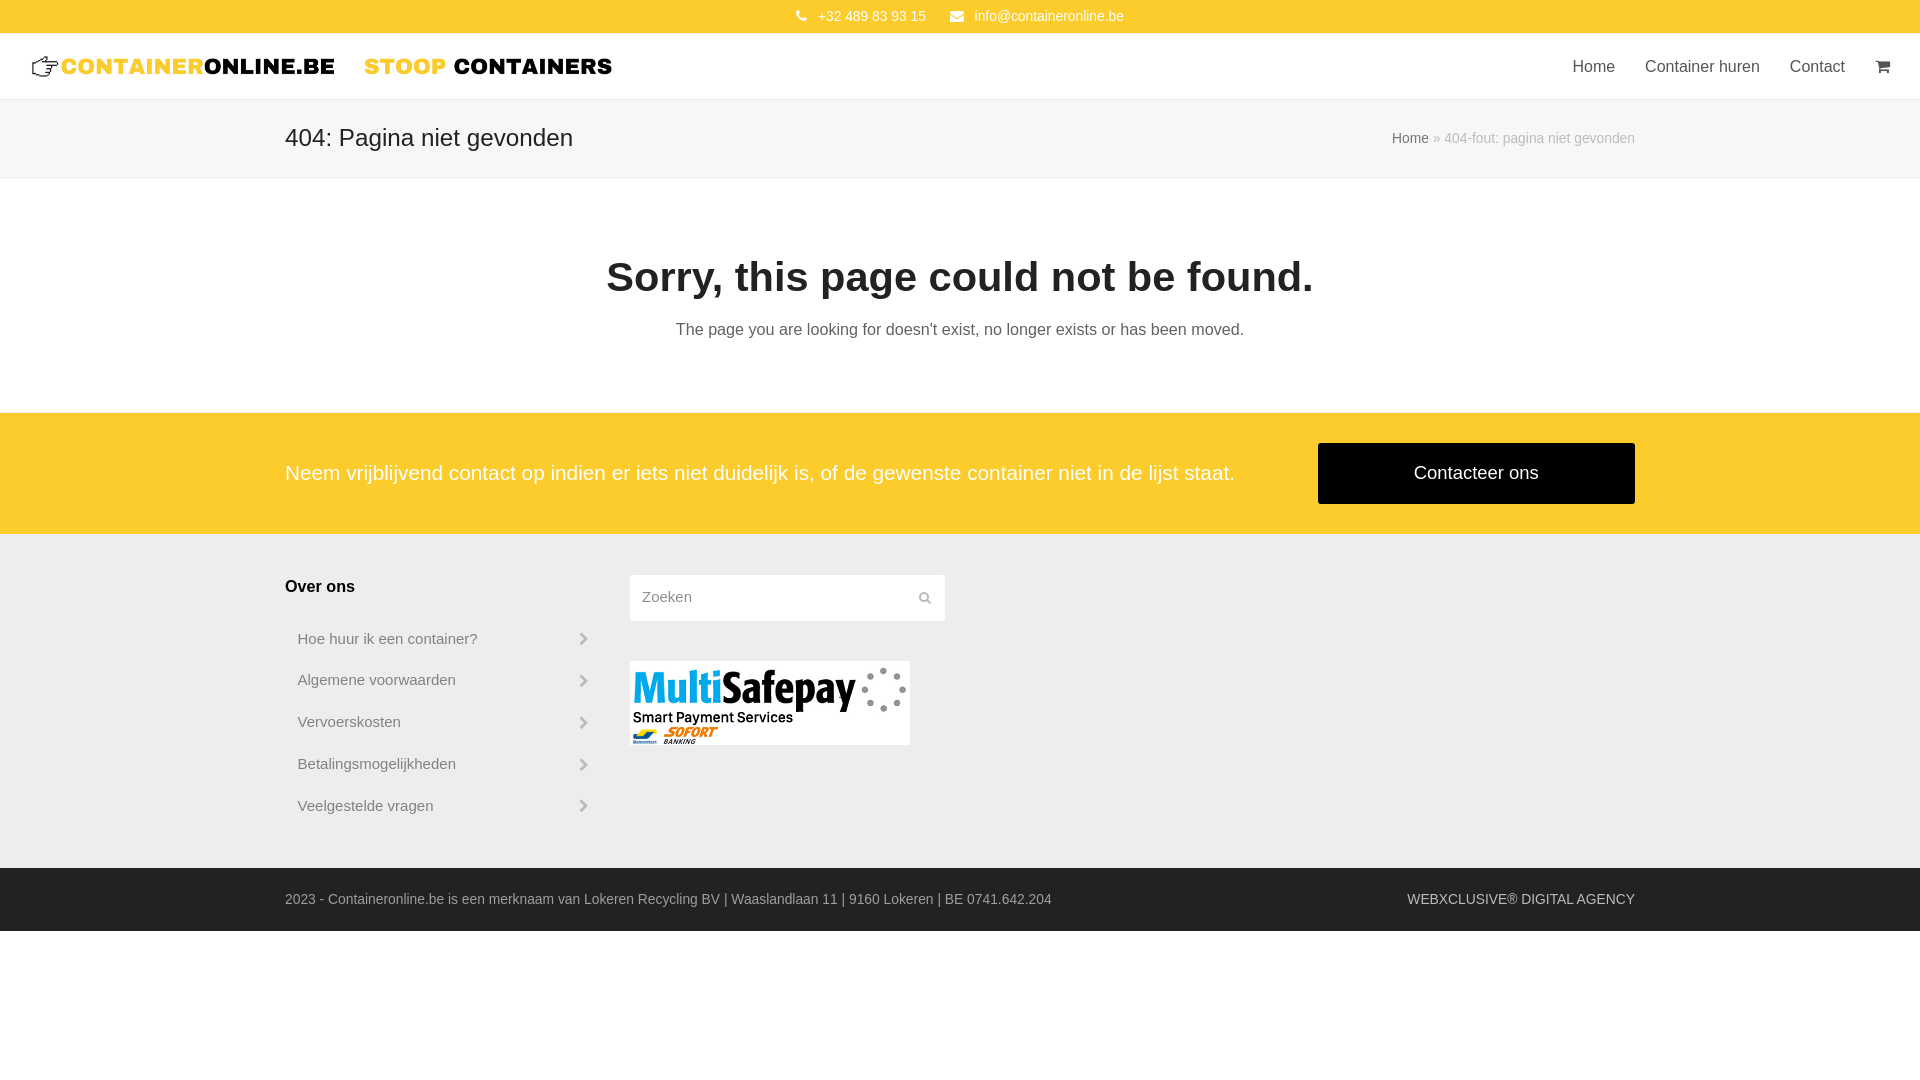 This screenshot has height=1080, width=1920. What do you see at coordinates (1409, 137) in the screenshot?
I see `'Home'` at bounding box center [1409, 137].